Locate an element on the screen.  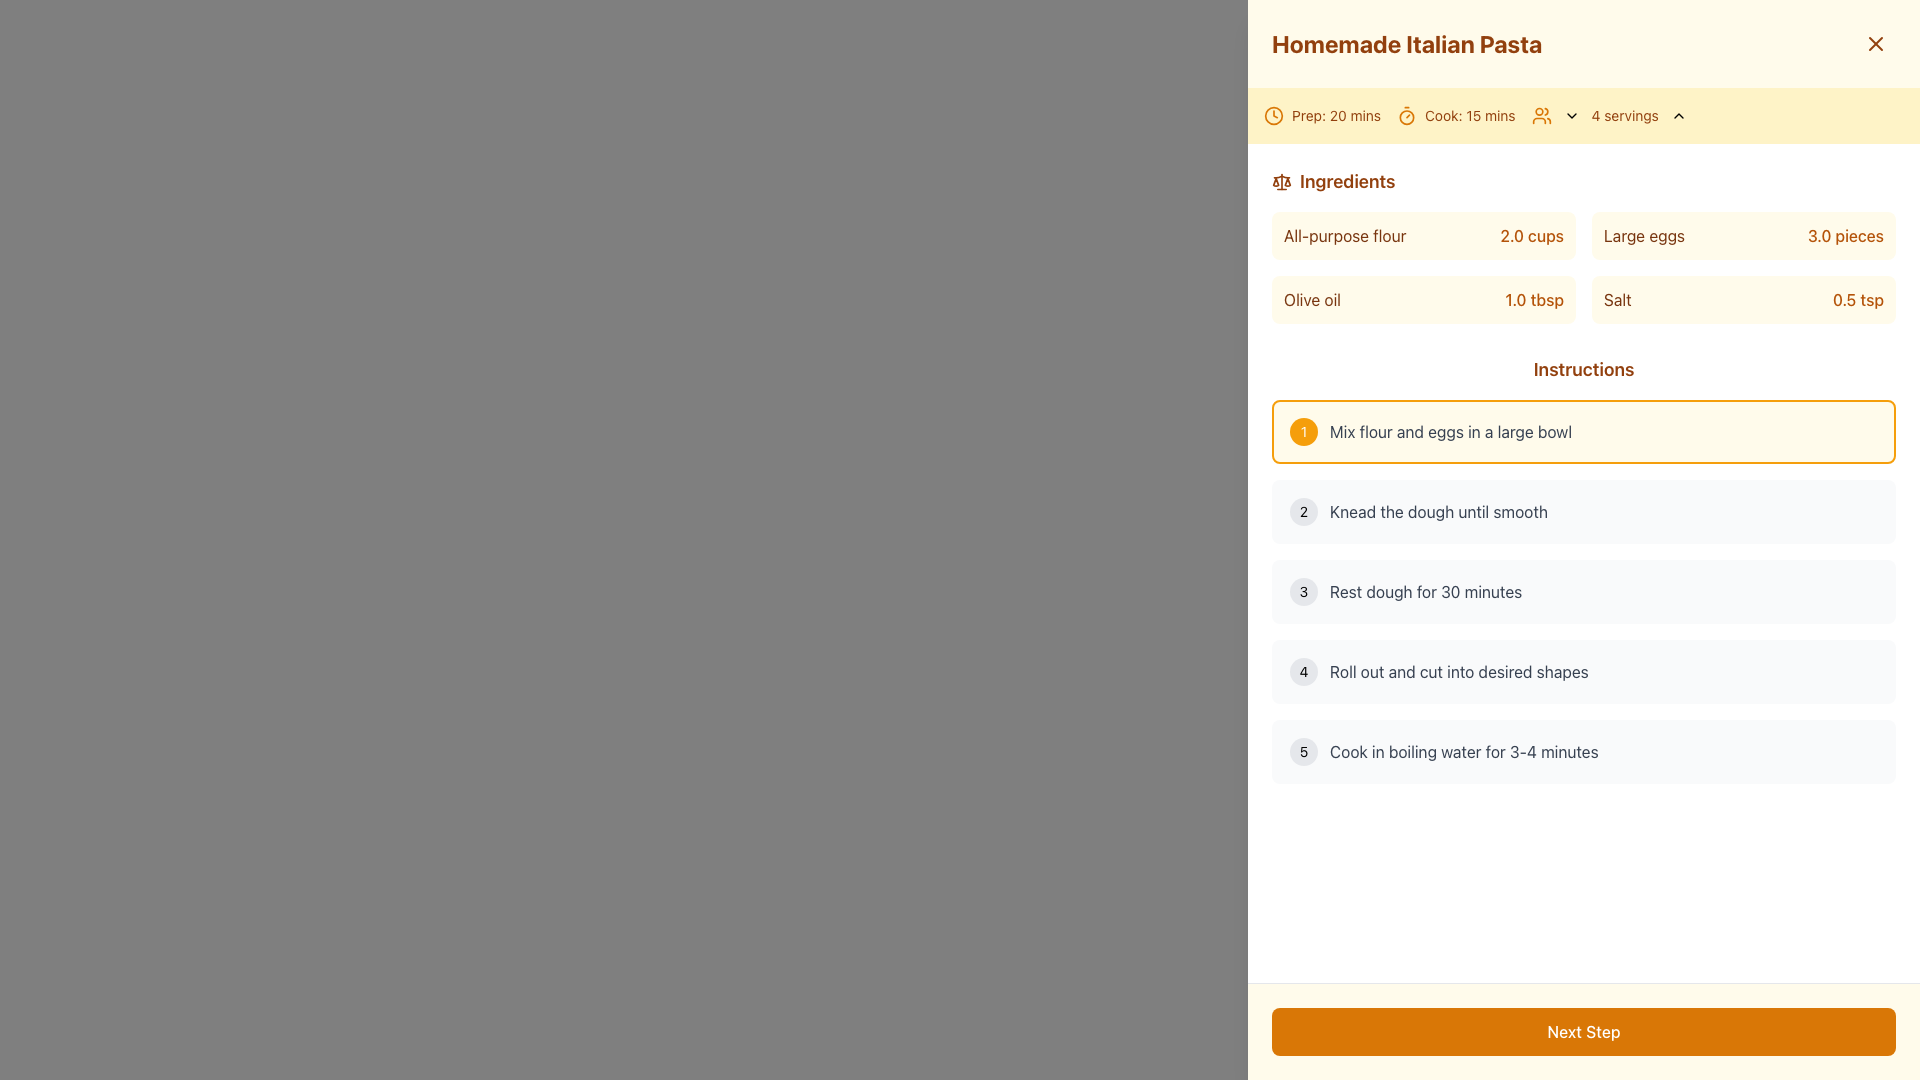
the static text displaying '0.5 tsp', which is styled in medium-weight amber color and located next to the label 'Salt' in the ingredients section is located at coordinates (1857, 300).